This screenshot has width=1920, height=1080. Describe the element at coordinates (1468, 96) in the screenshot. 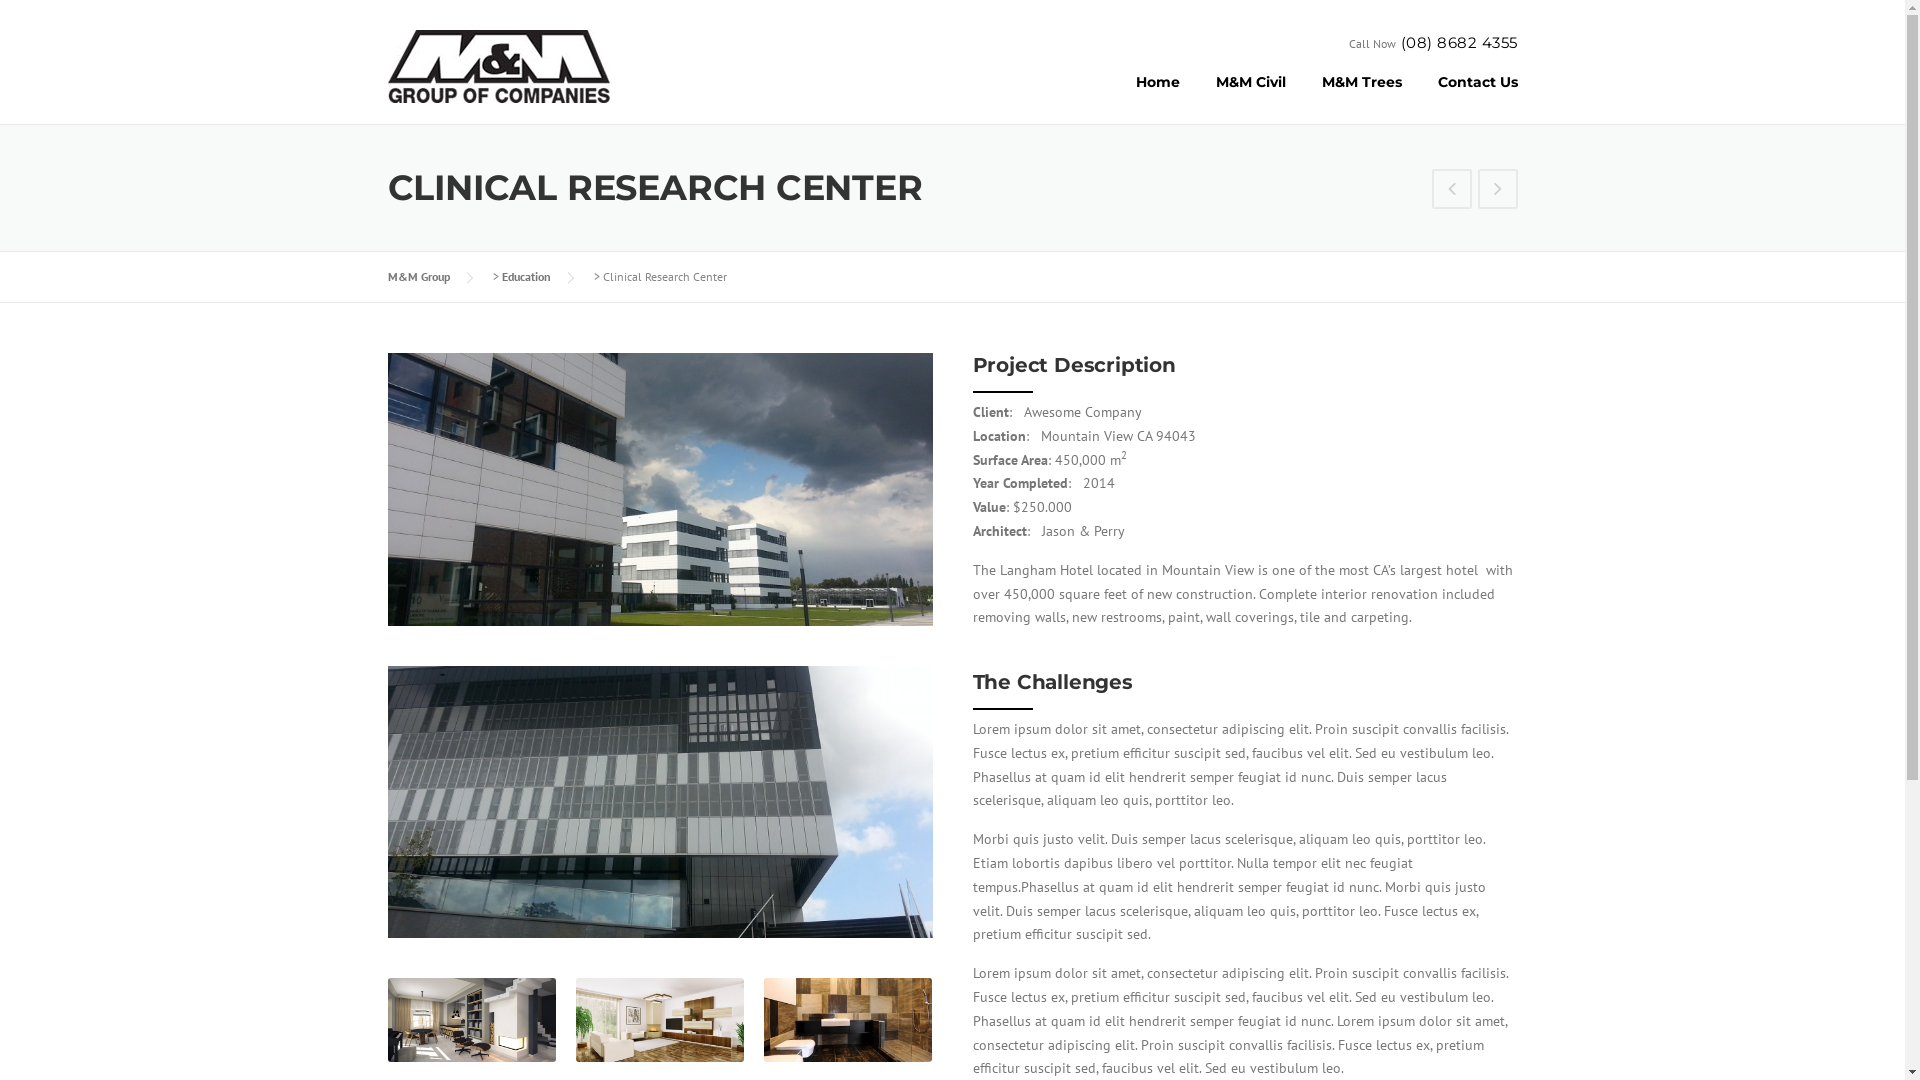

I see `'Contact Us'` at that location.